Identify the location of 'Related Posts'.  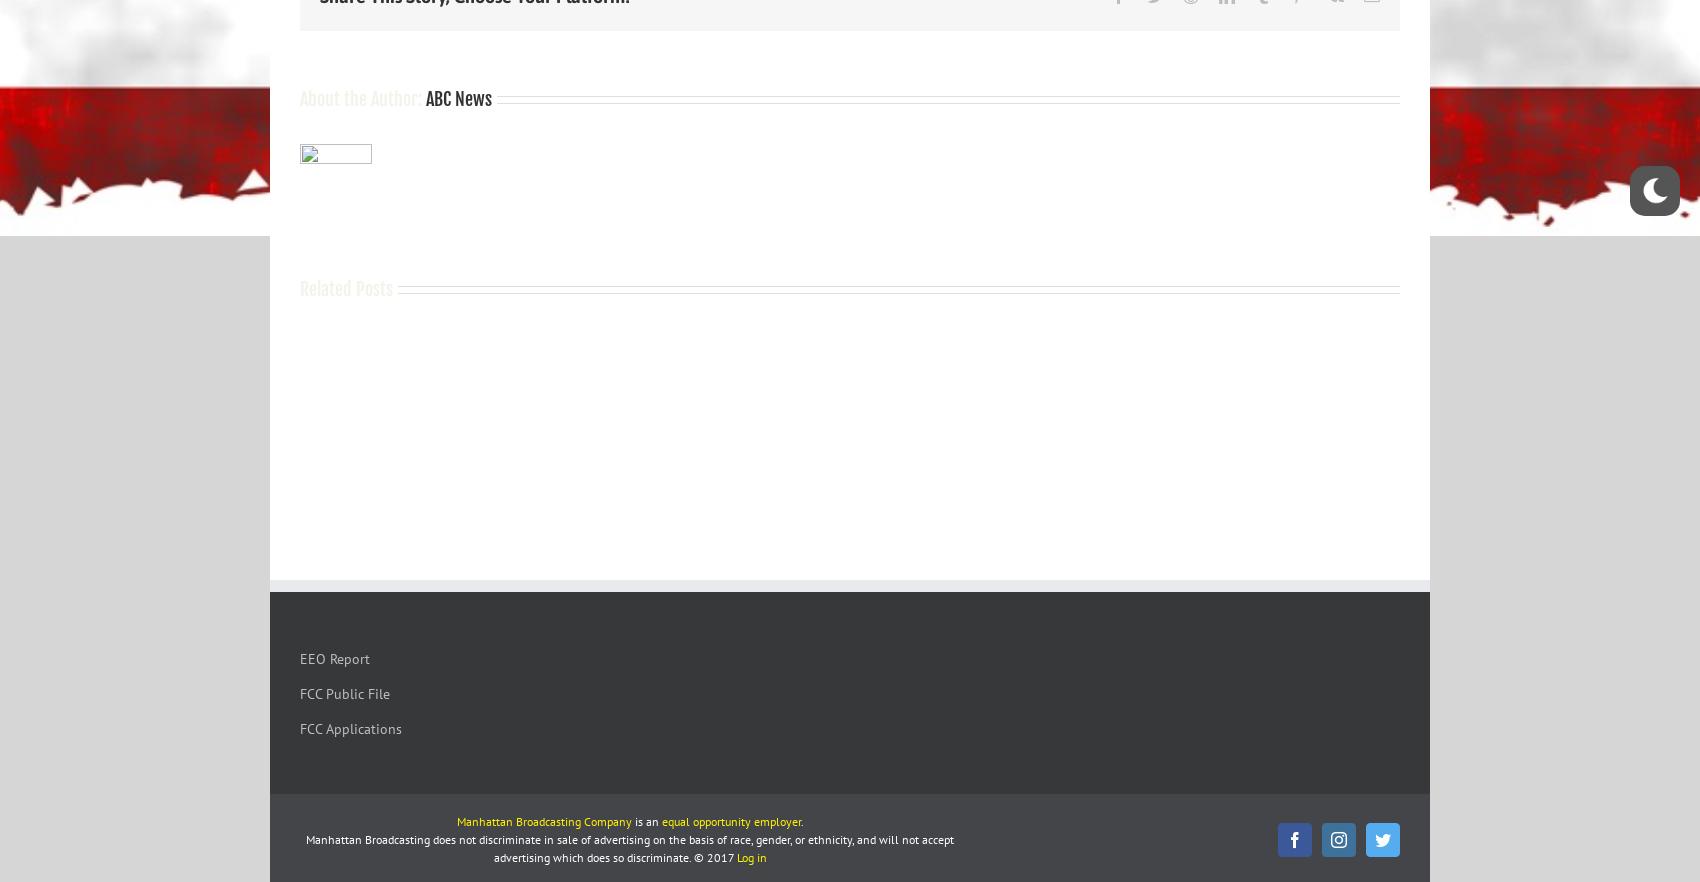
(300, 286).